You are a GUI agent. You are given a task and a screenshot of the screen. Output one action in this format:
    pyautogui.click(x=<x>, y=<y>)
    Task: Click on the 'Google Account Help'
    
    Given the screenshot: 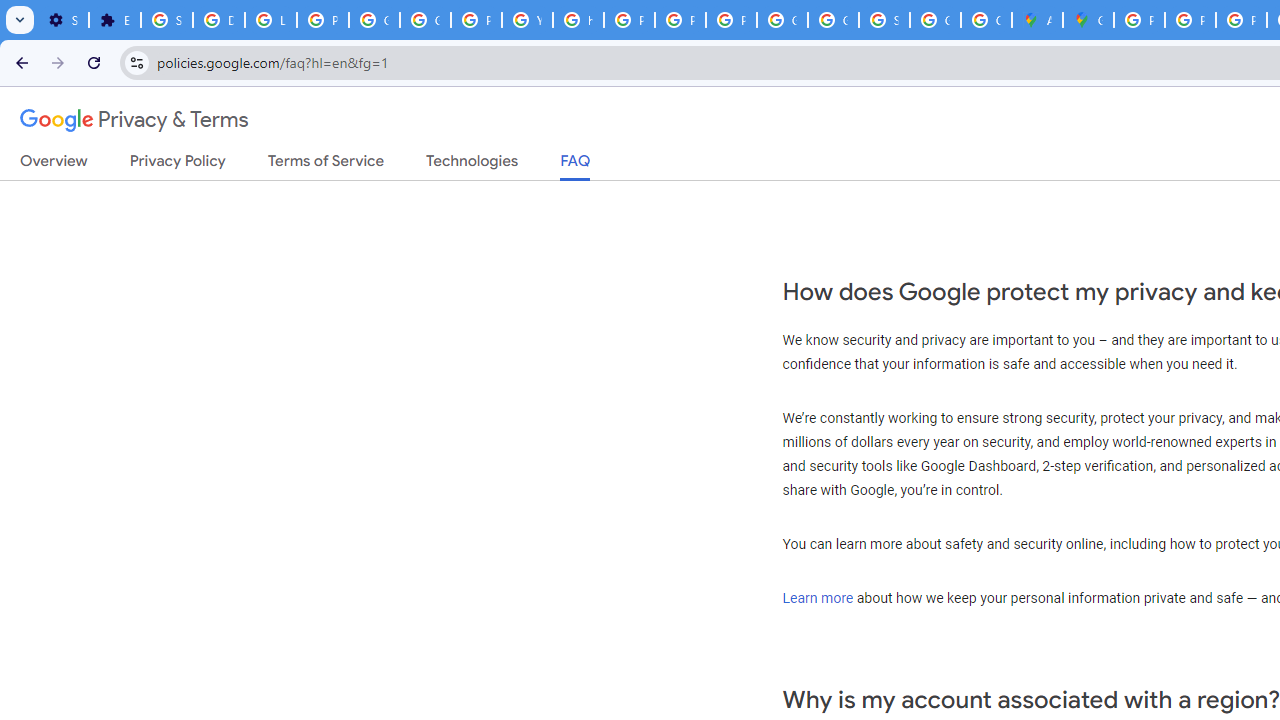 What is the action you would take?
    pyautogui.click(x=375, y=20)
    